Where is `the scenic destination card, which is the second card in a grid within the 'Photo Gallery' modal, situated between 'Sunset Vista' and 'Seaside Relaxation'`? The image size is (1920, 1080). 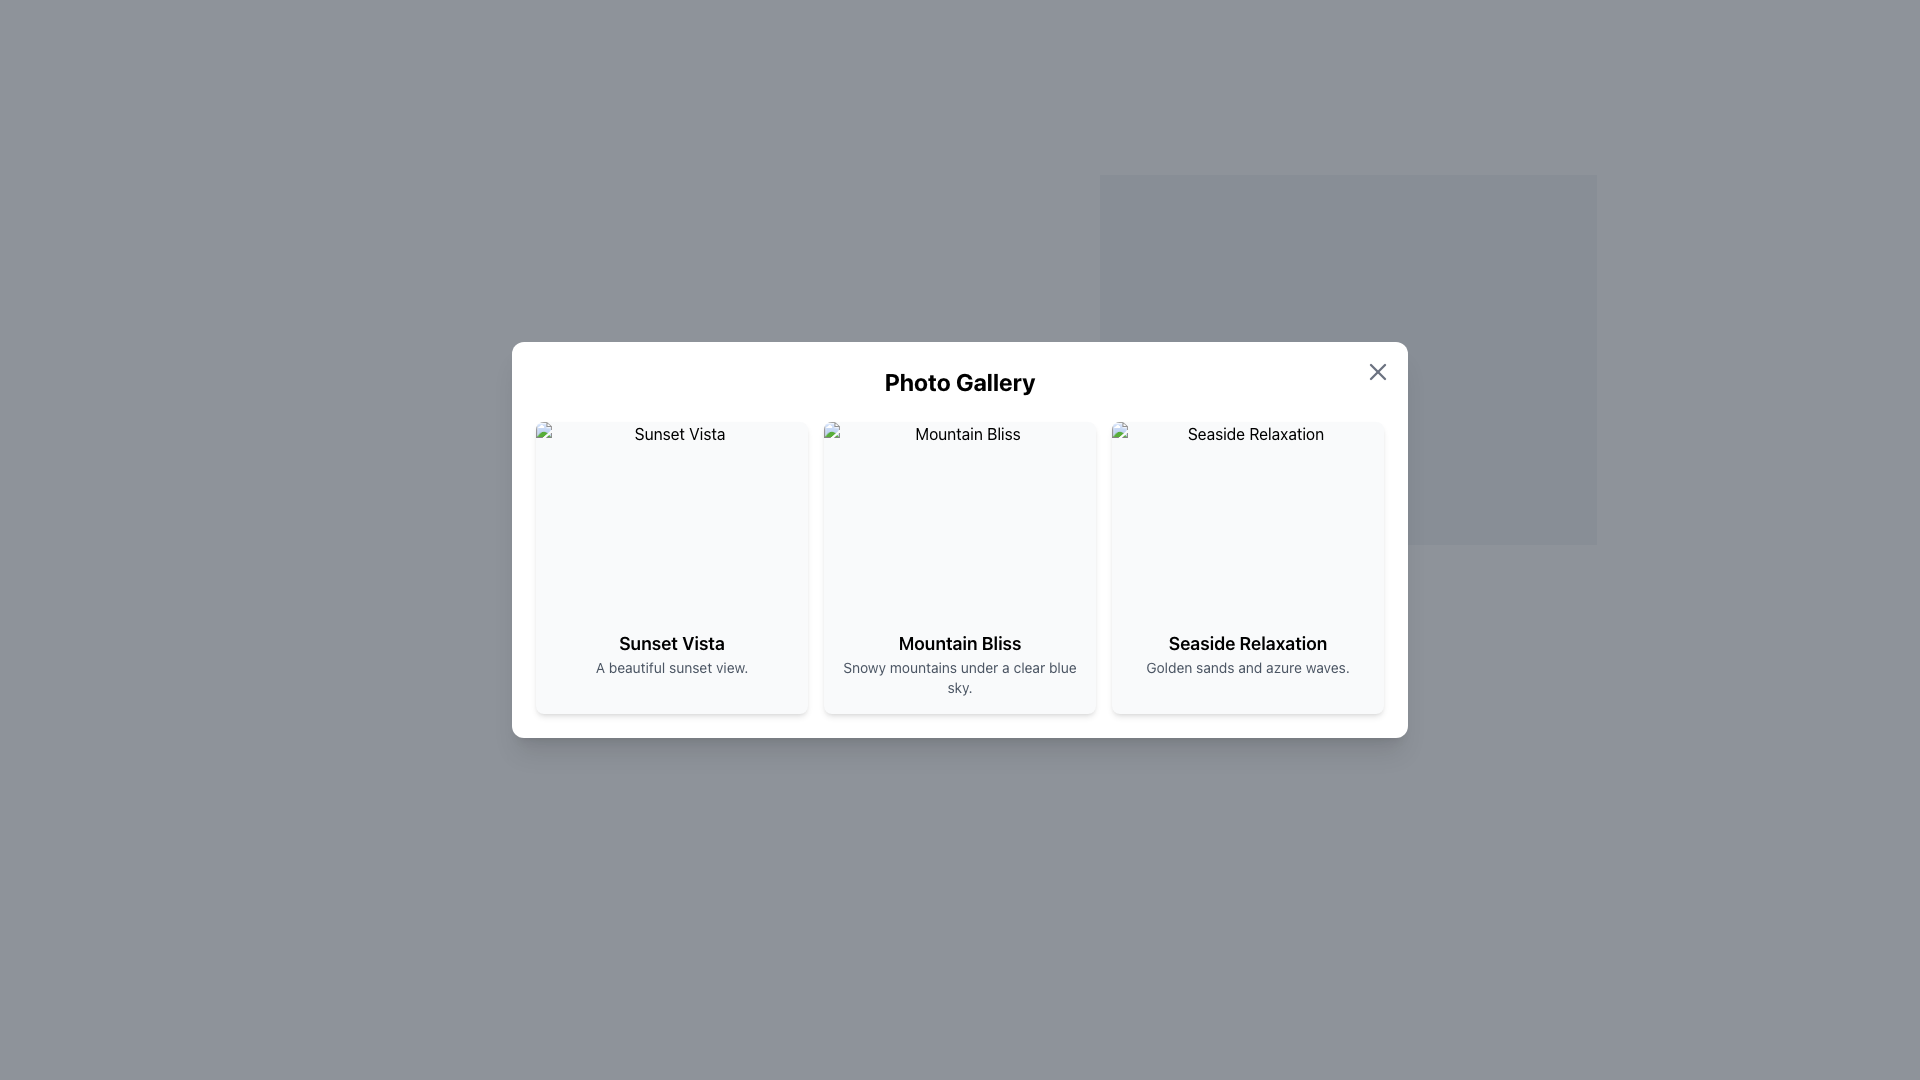 the scenic destination card, which is the second card in a grid within the 'Photo Gallery' modal, situated between 'Sunset Vista' and 'Seaside Relaxation' is located at coordinates (960, 567).